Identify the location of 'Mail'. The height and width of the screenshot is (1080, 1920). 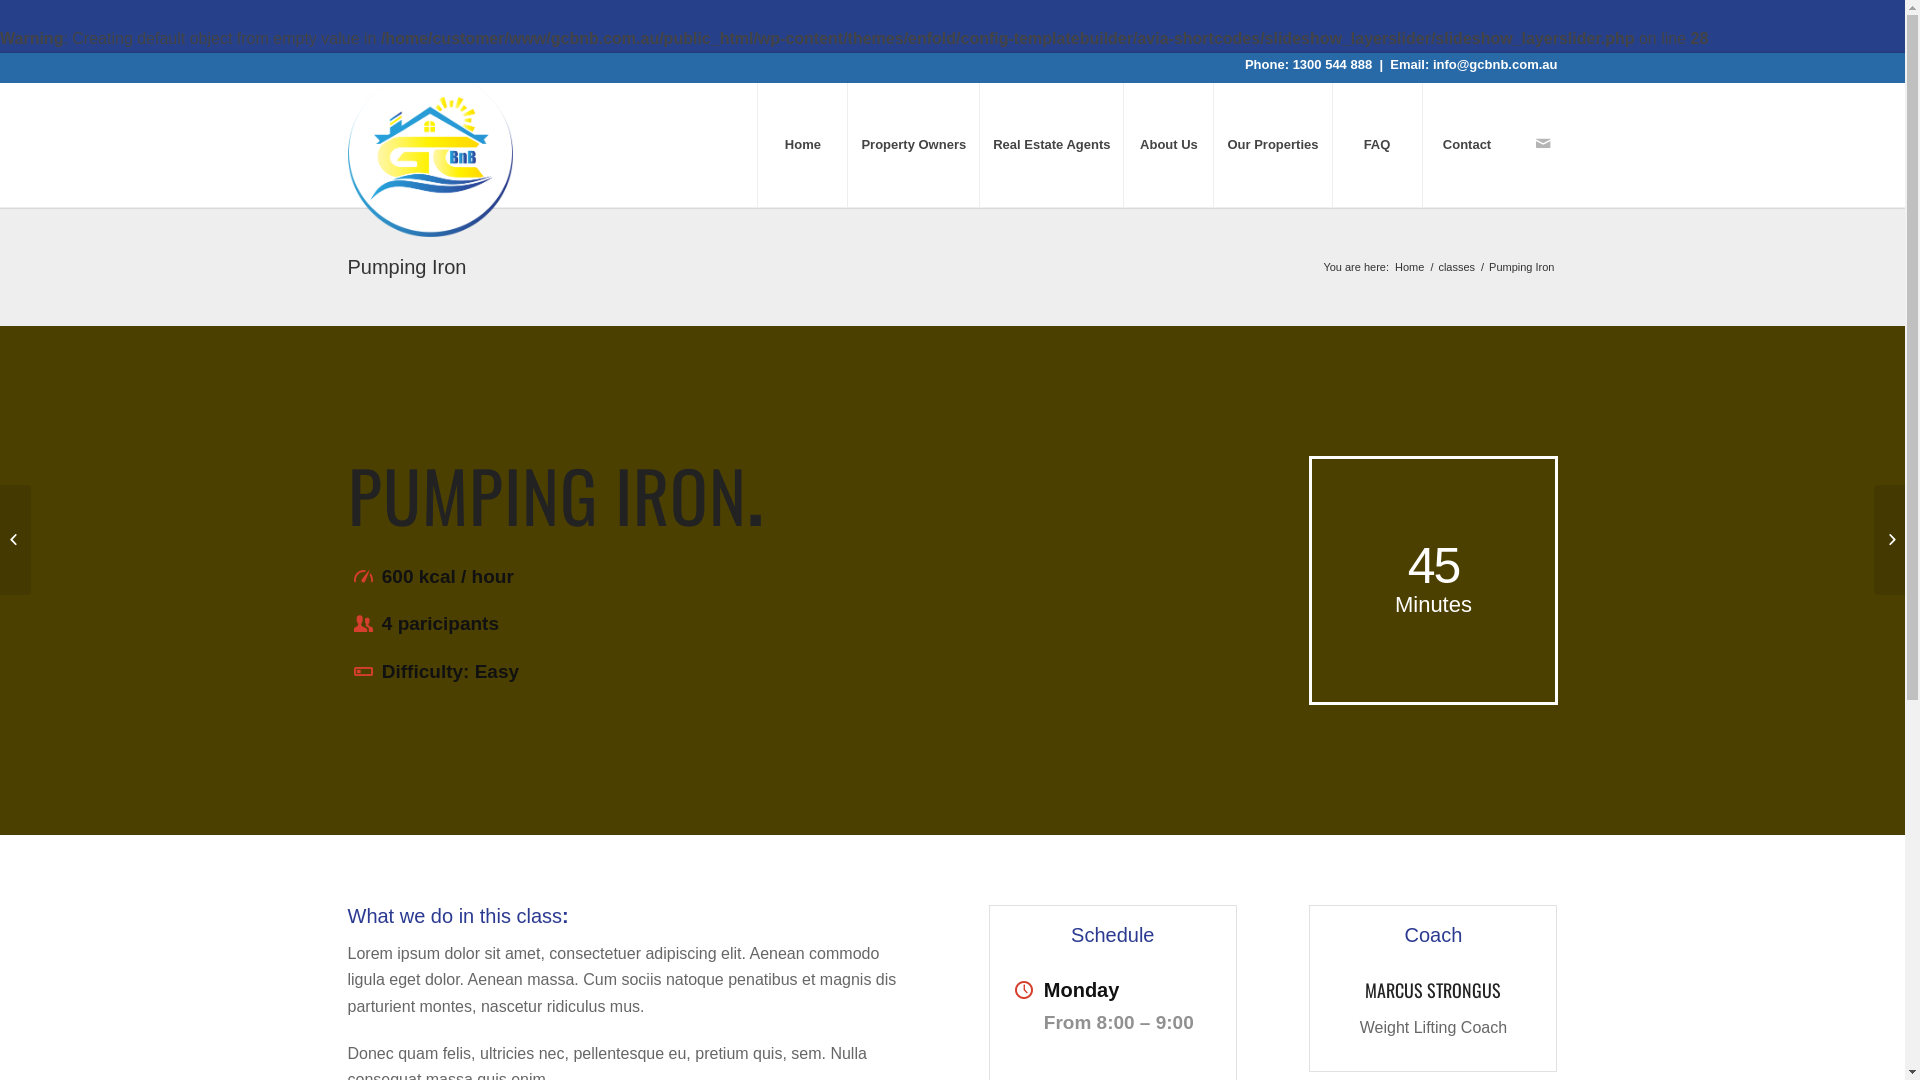
(1541, 141).